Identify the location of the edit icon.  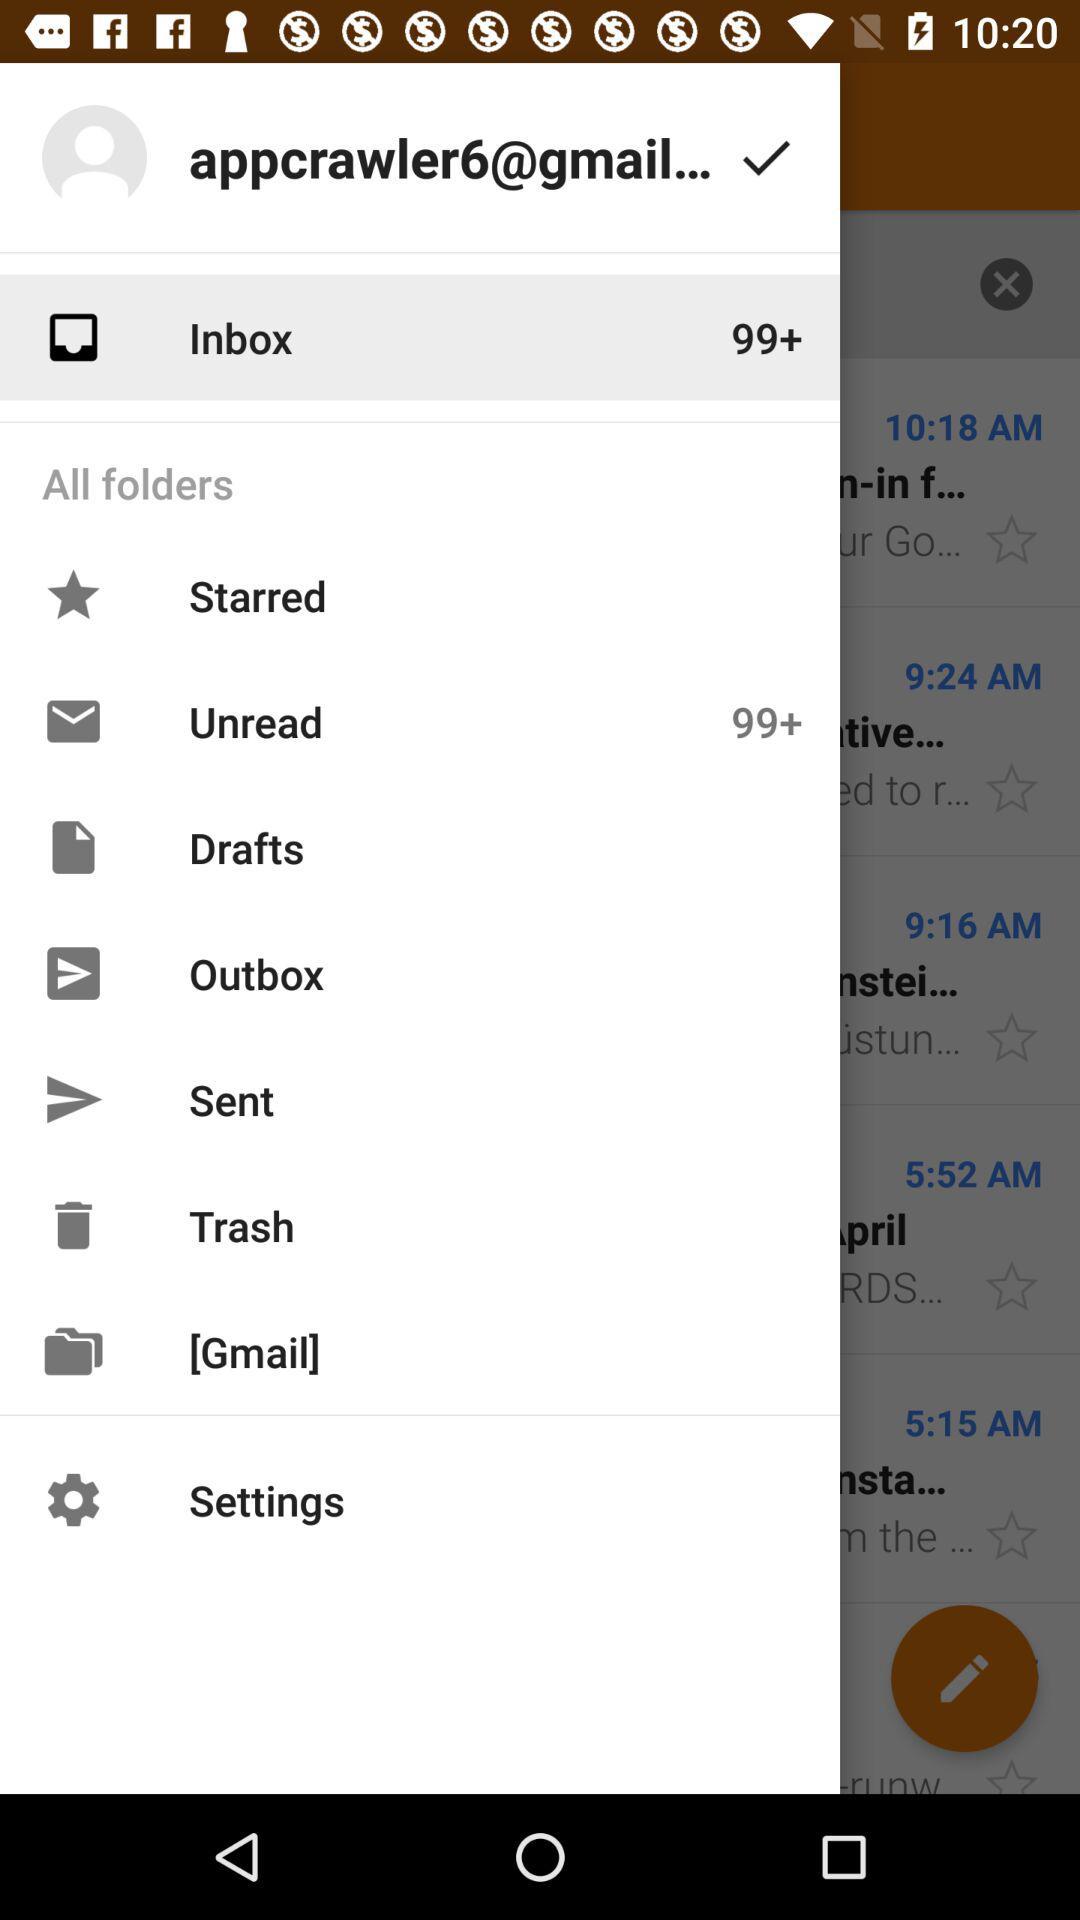
(963, 1678).